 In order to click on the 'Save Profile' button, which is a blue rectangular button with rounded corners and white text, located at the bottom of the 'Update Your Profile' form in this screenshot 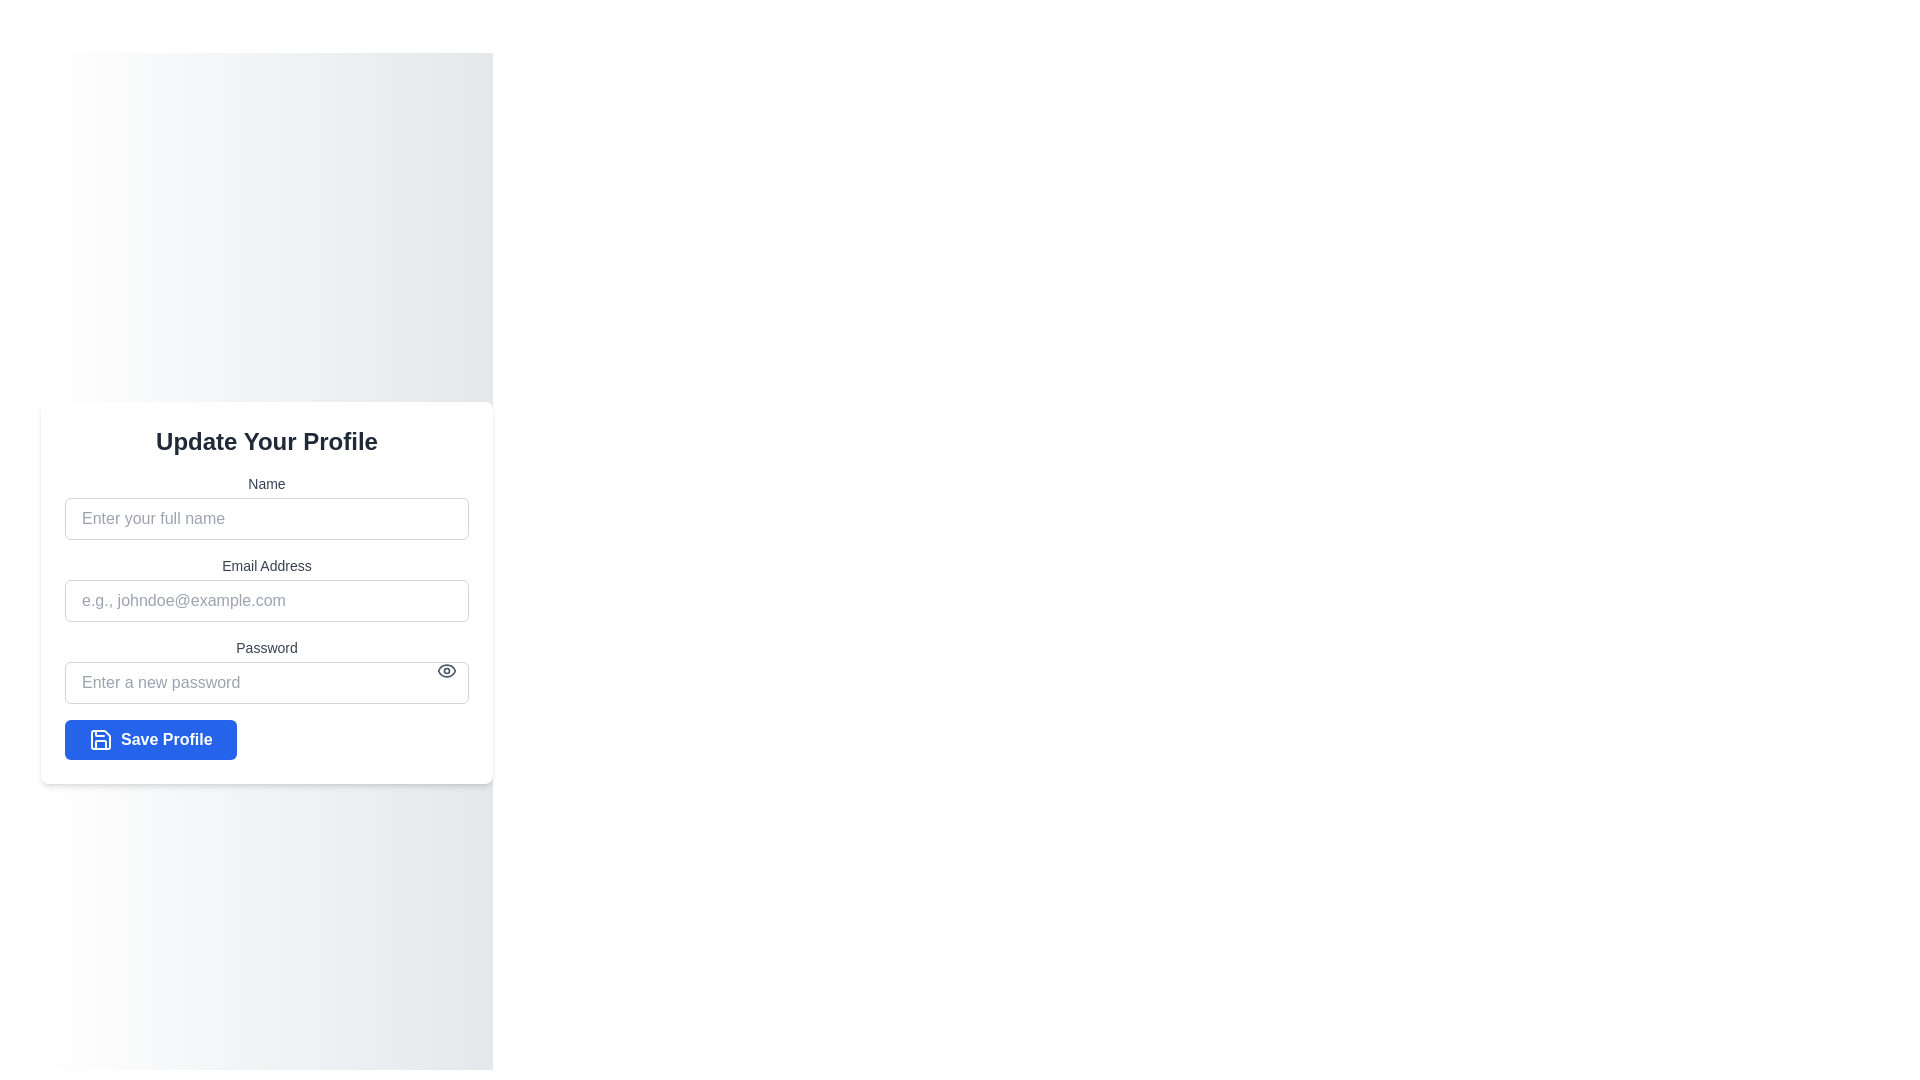, I will do `click(149, 740)`.